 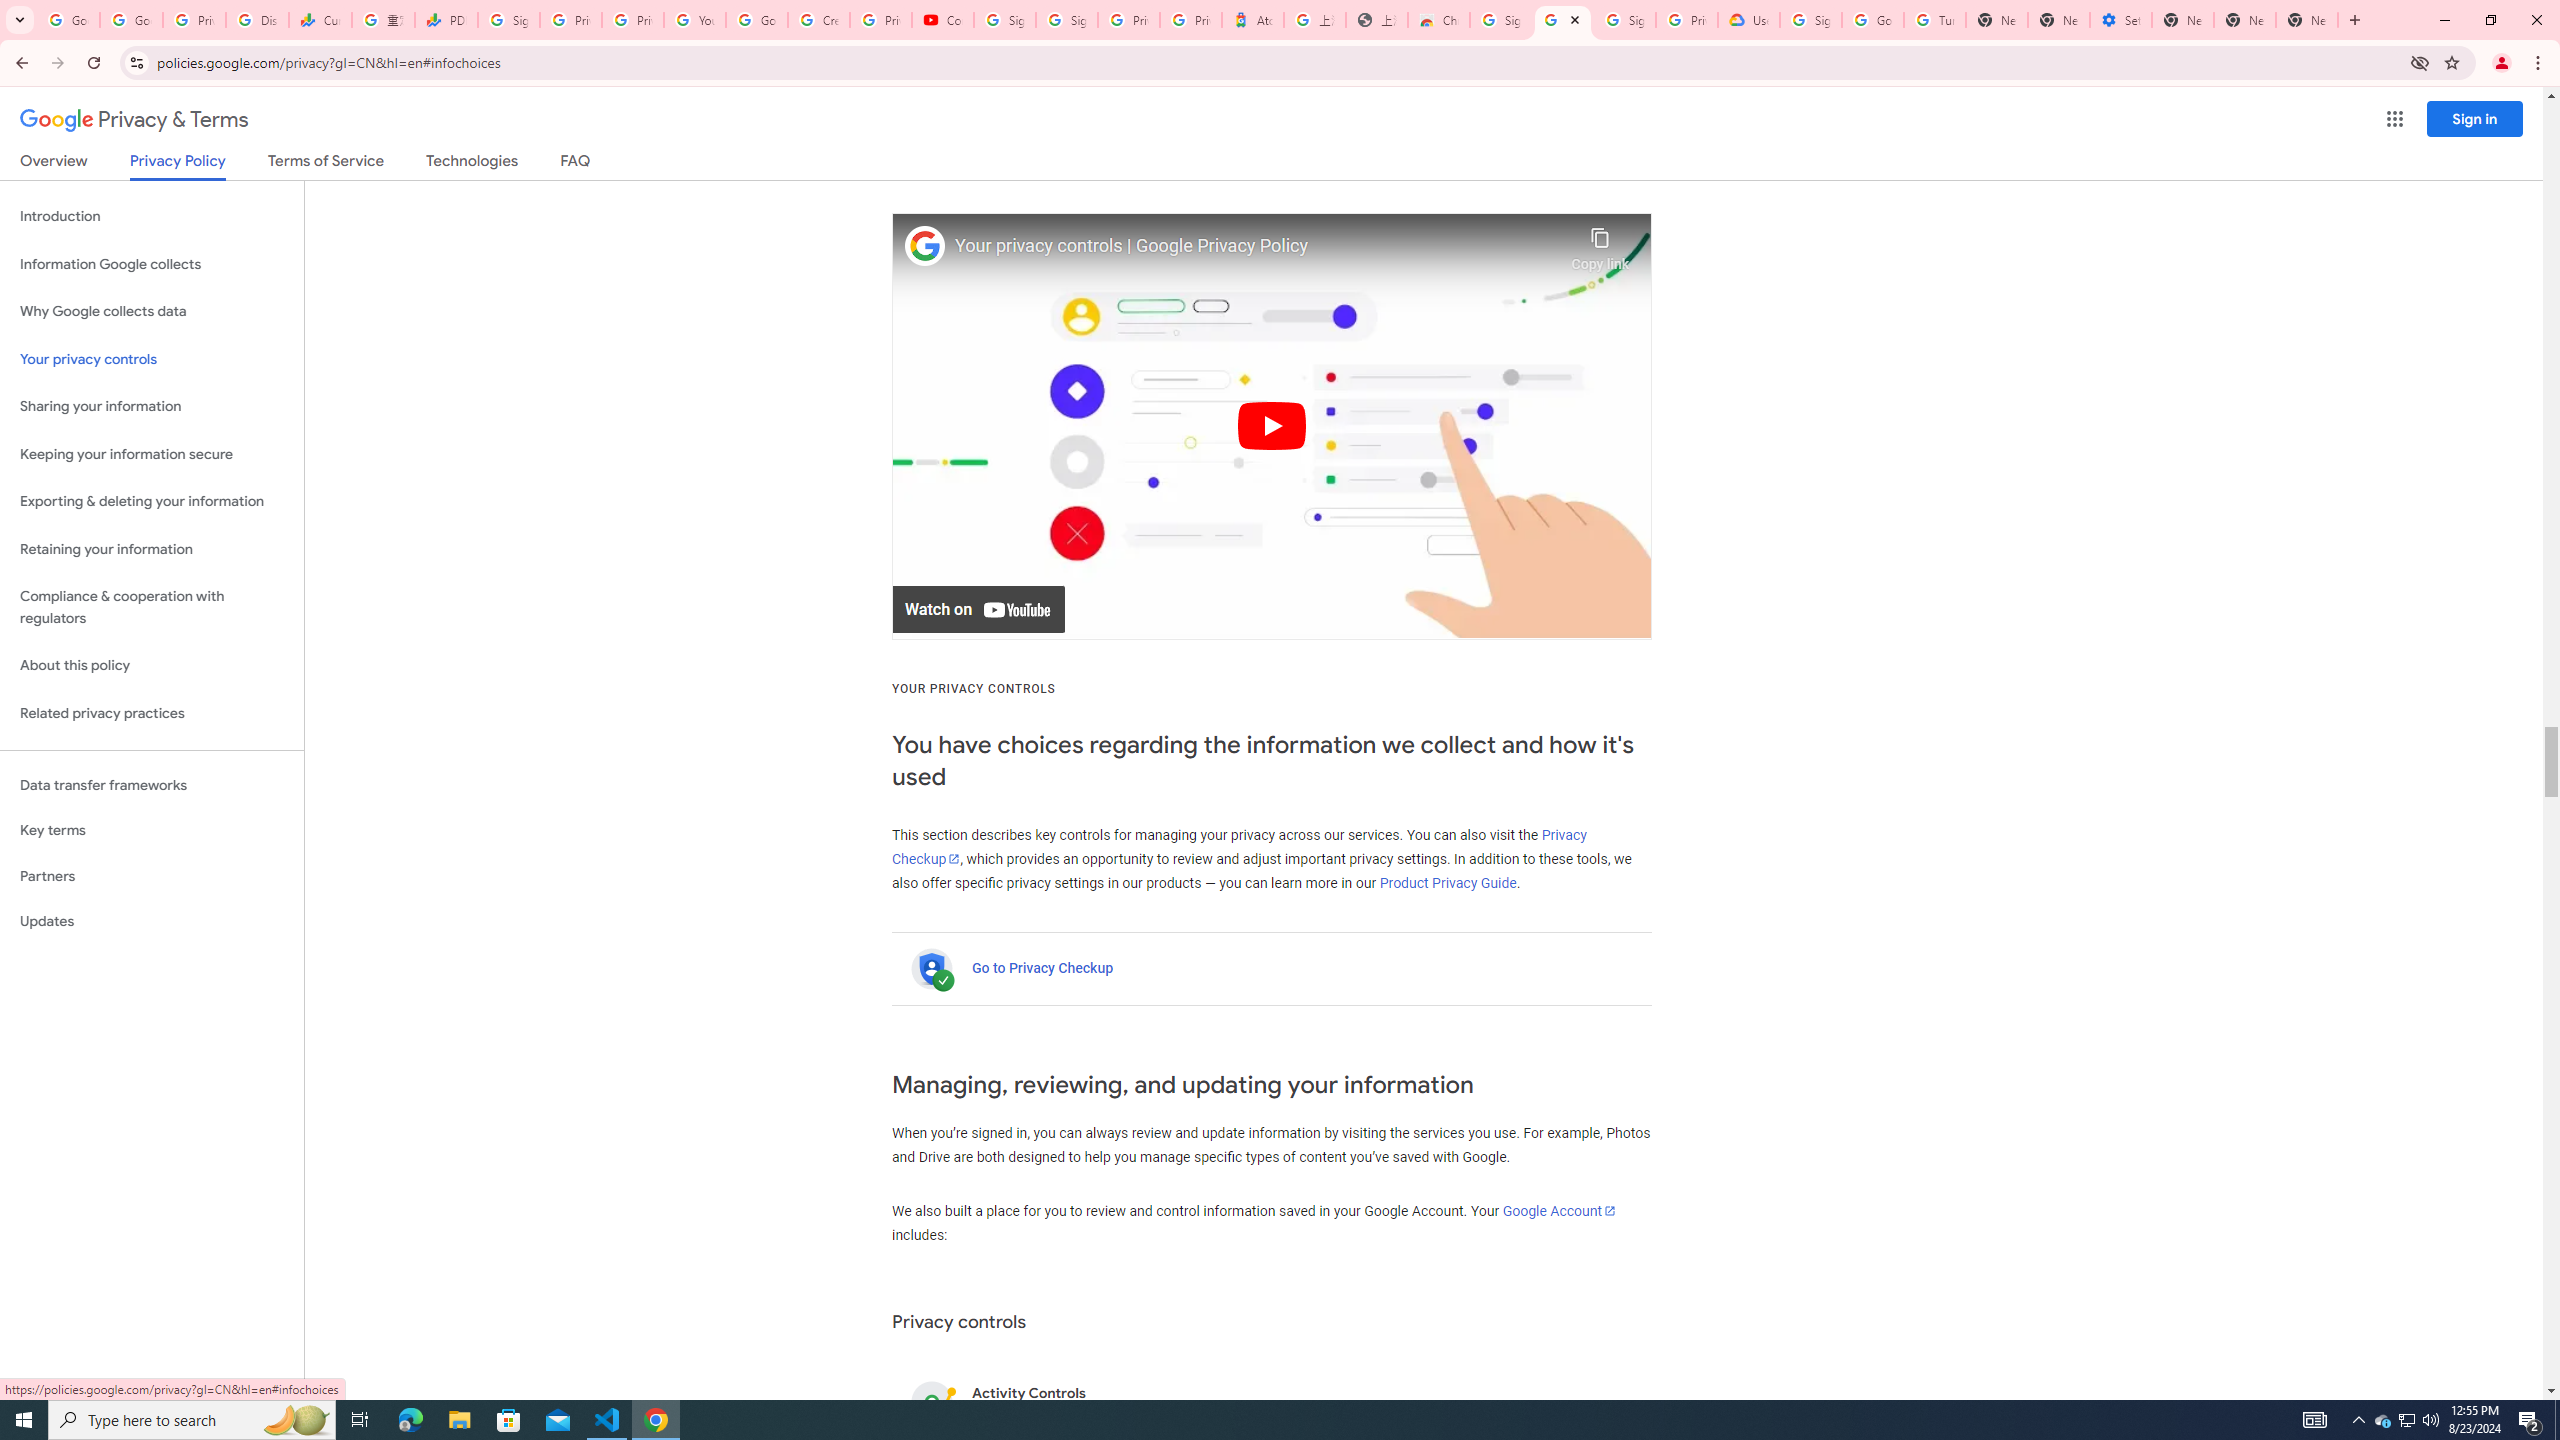 I want to click on 'YouTube', so click(x=694, y=19).